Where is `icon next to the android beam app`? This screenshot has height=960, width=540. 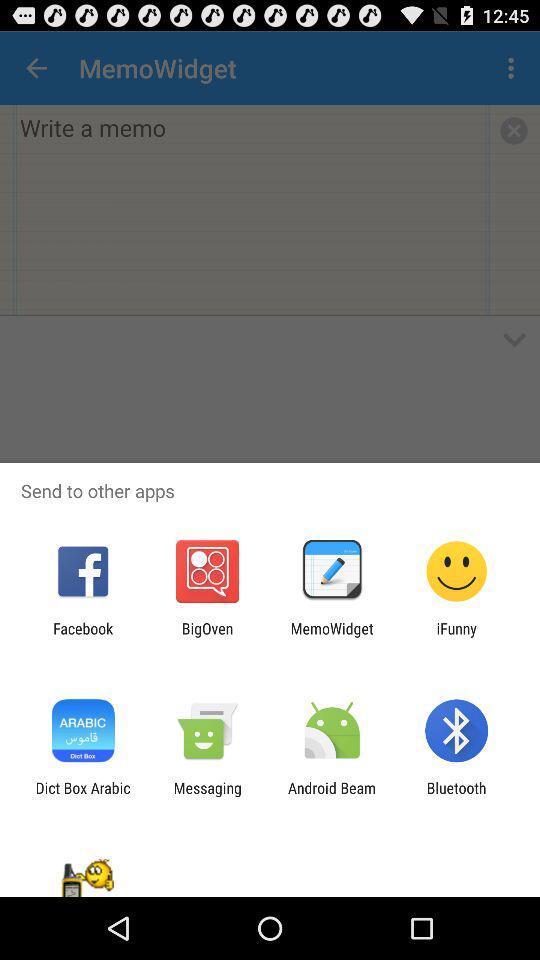
icon next to the android beam app is located at coordinates (456, 796).